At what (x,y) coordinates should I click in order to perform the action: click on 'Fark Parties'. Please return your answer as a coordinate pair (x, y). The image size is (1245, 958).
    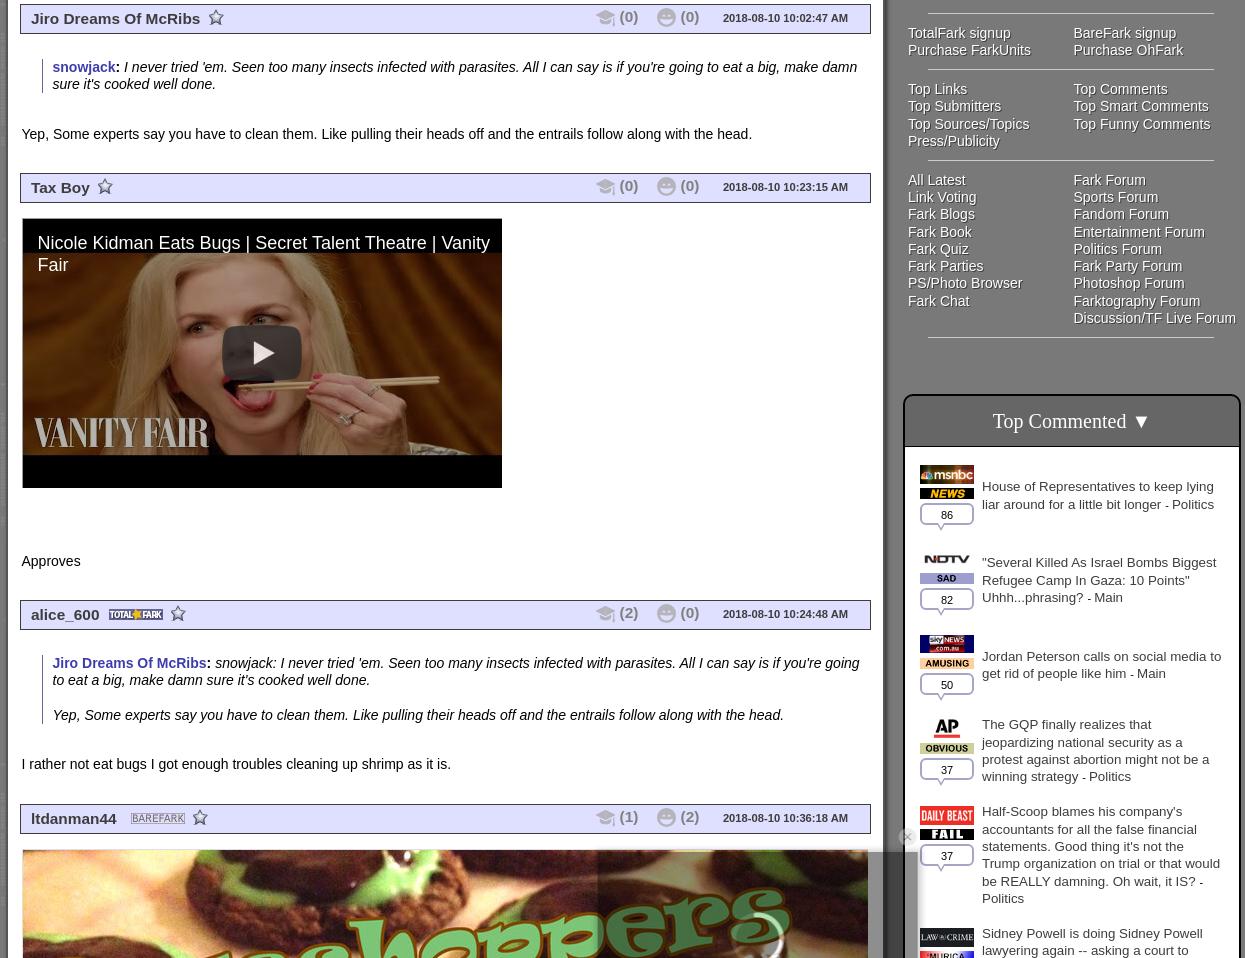
    Looking at the image, I should click on (945, 266).